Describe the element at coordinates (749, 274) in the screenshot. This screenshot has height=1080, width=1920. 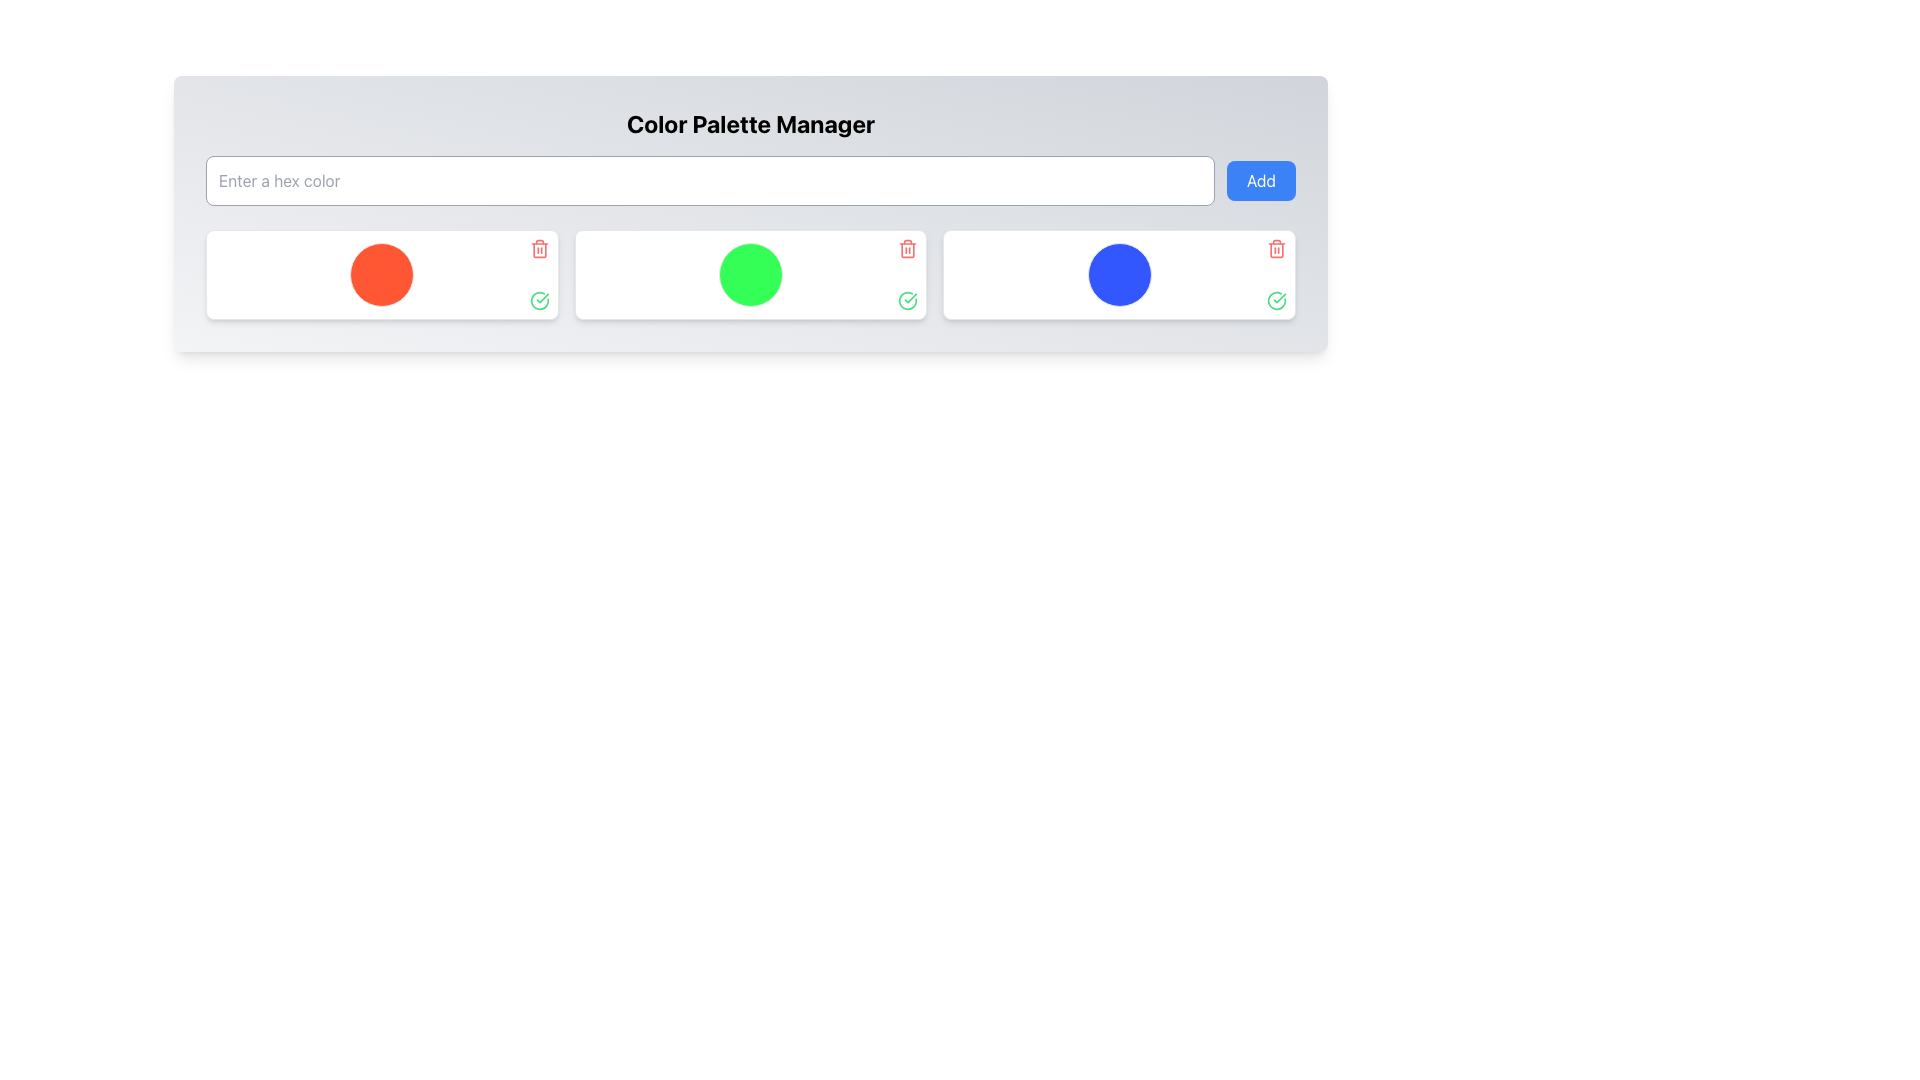
I see `the circular status indicator located in the center of the middle rectangular card, which visually represents a color or status` at that location.